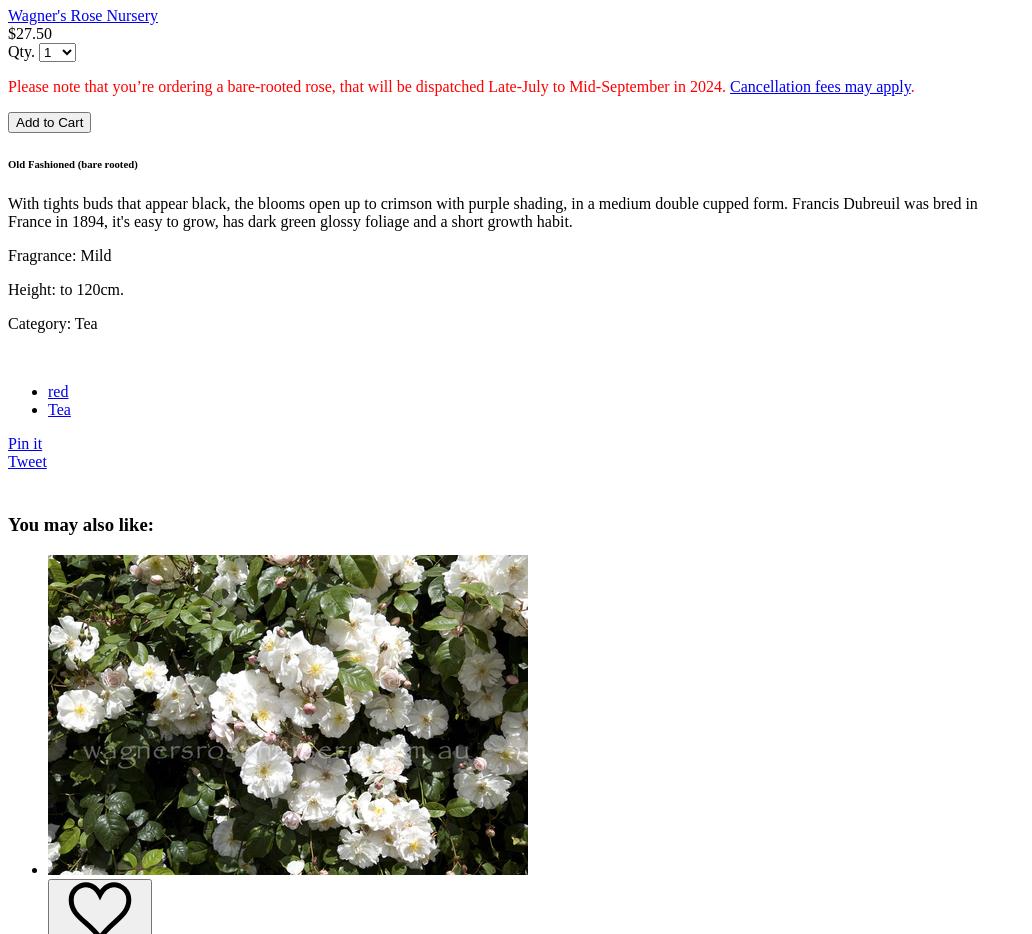 The height and width of the screenshot is (934, 1032). Describe the element at coordinates (8, 460) in the screenshot. I see `'Tweet'` at that location.